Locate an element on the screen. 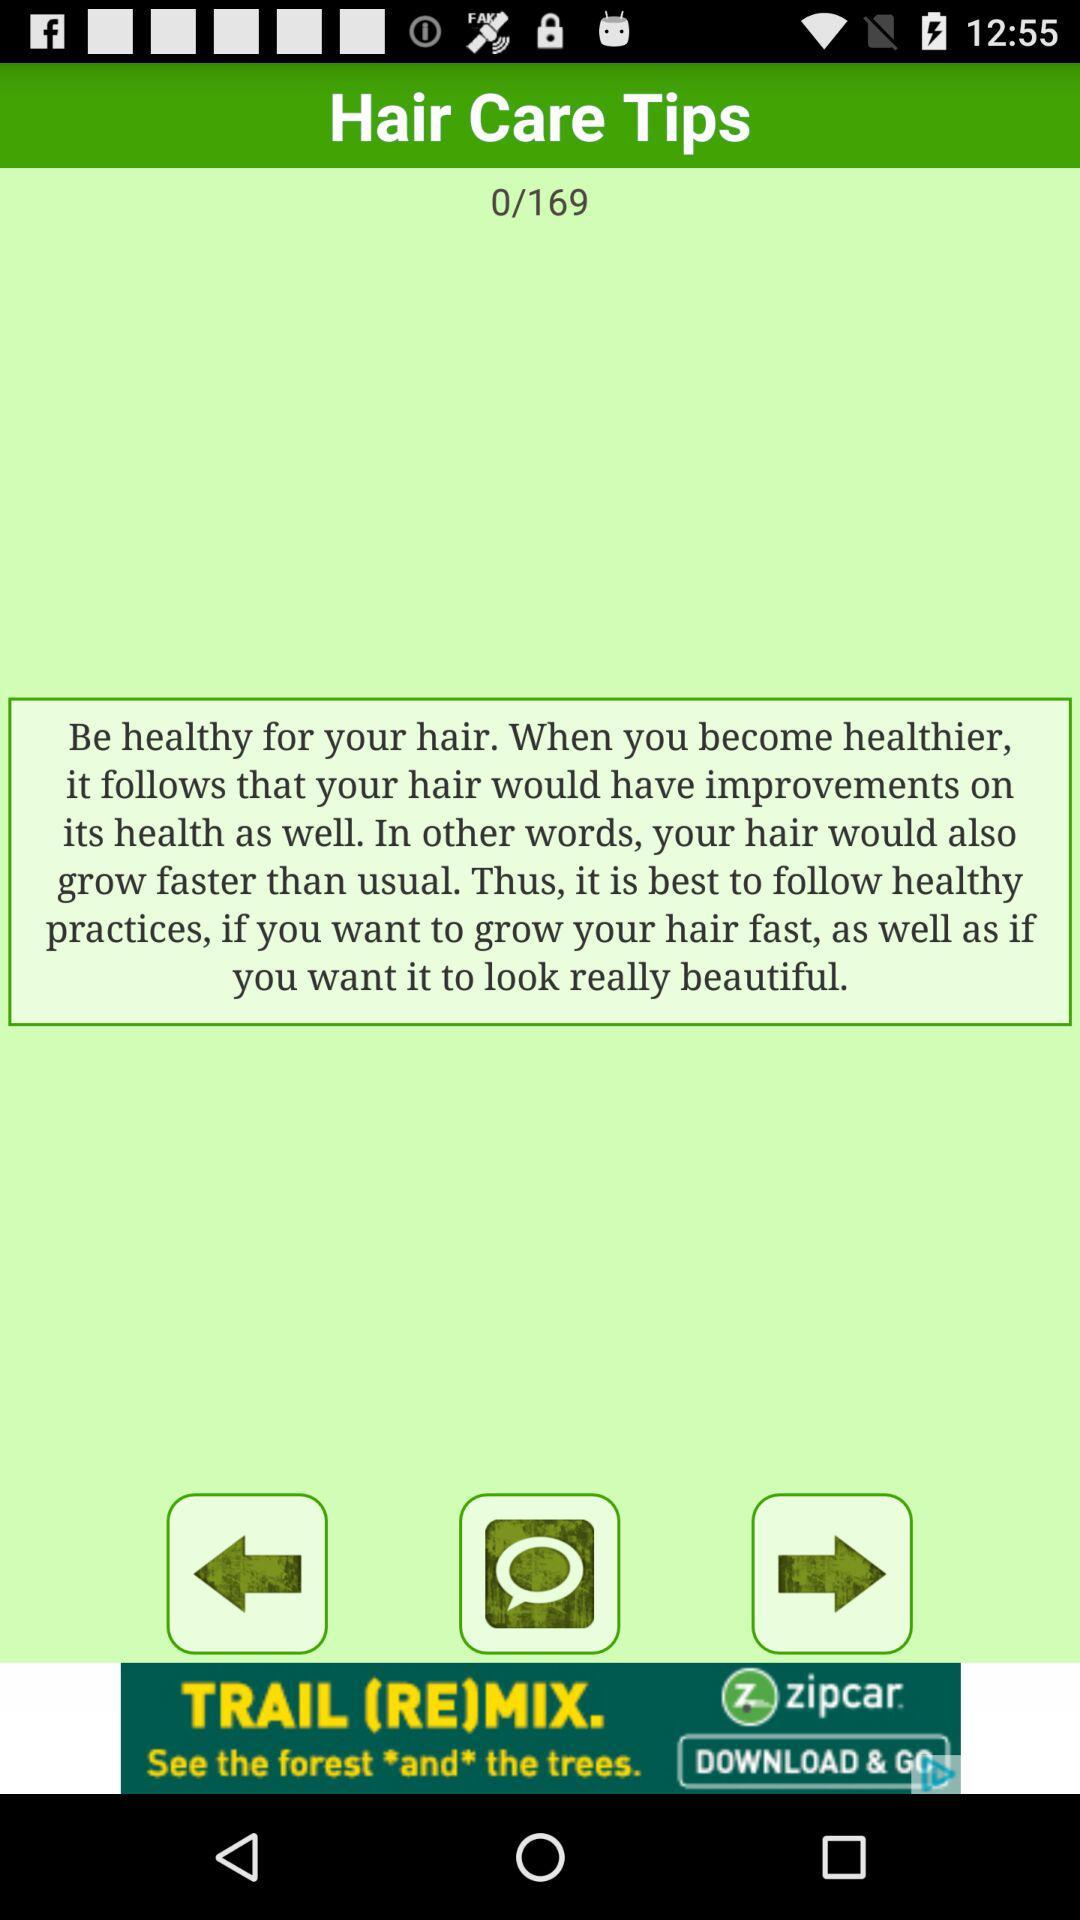 The width and height of the screenshot is (1080, 1920). go forward is located at coordinates (832, 1572).